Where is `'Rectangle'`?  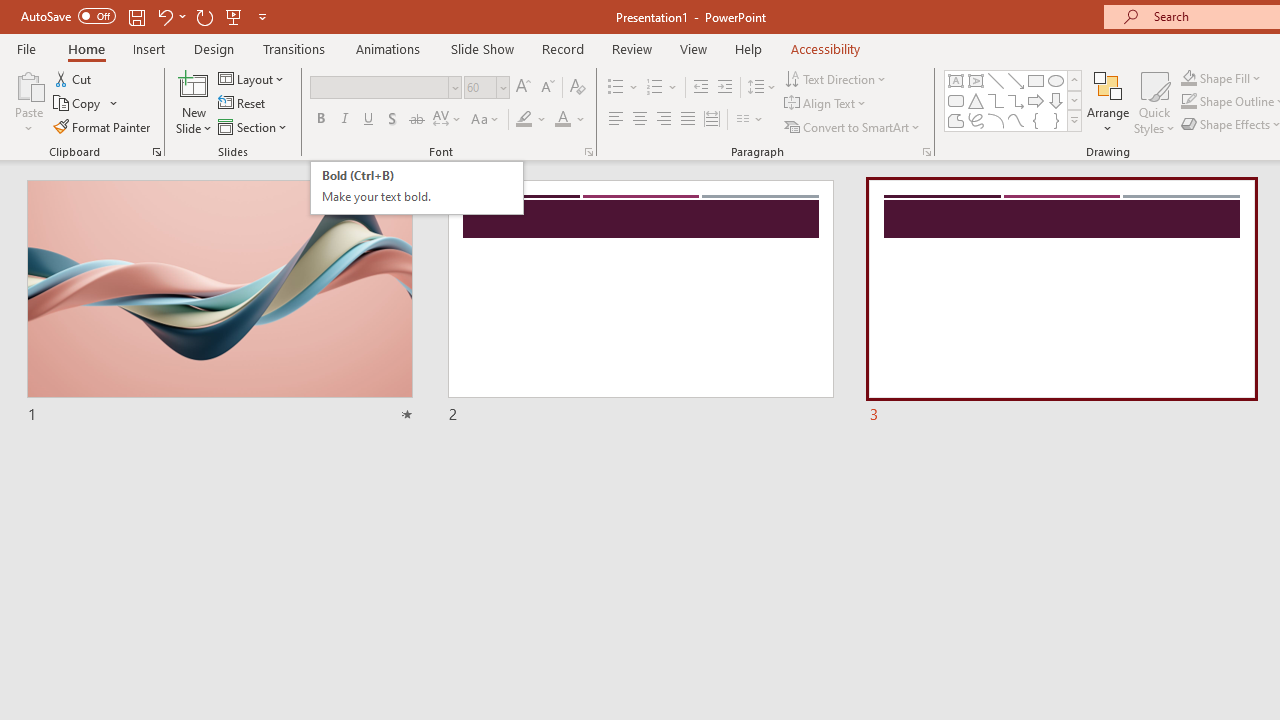 'Rectangle' is located at coordinates (1036, 80).